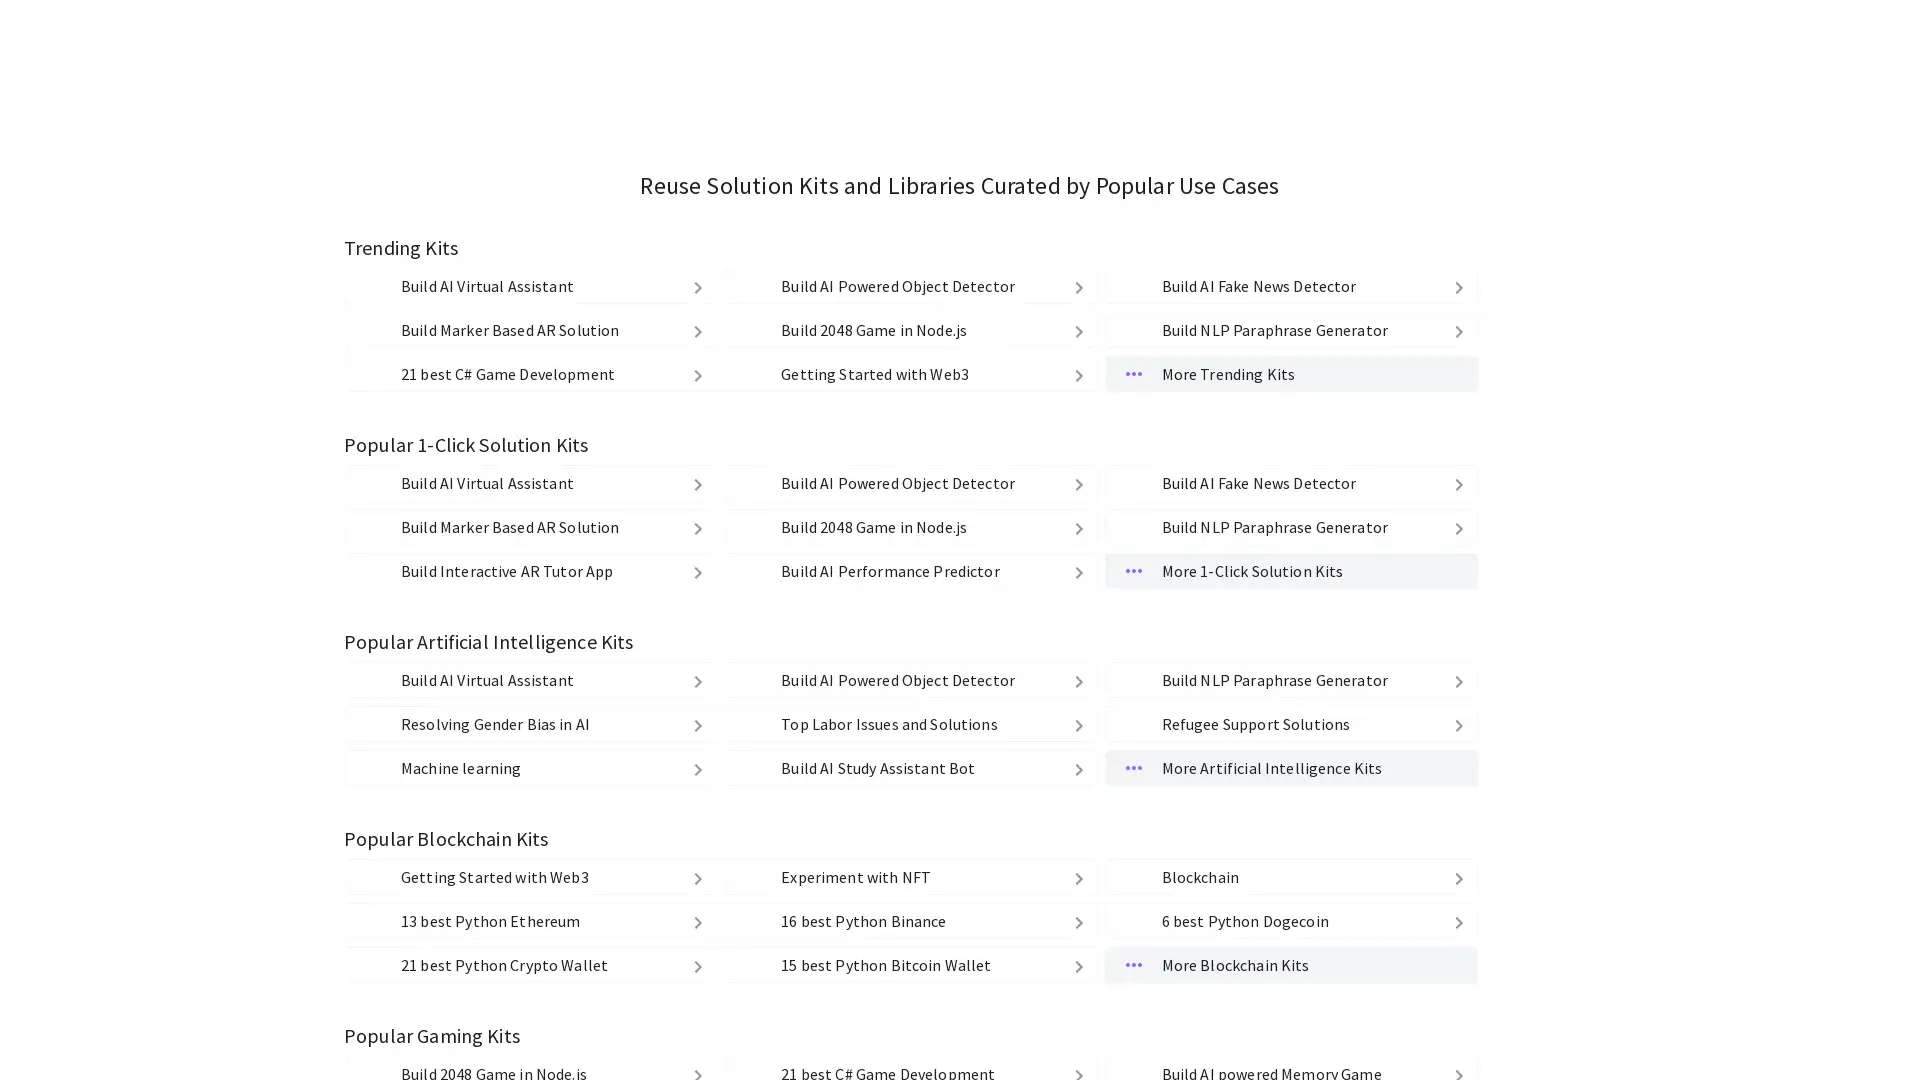 The image size is (1920, 1080). What do you see at coordinates (1050, 833) in the screenshot?
I see `delete` at bounding box center [1050, 833].